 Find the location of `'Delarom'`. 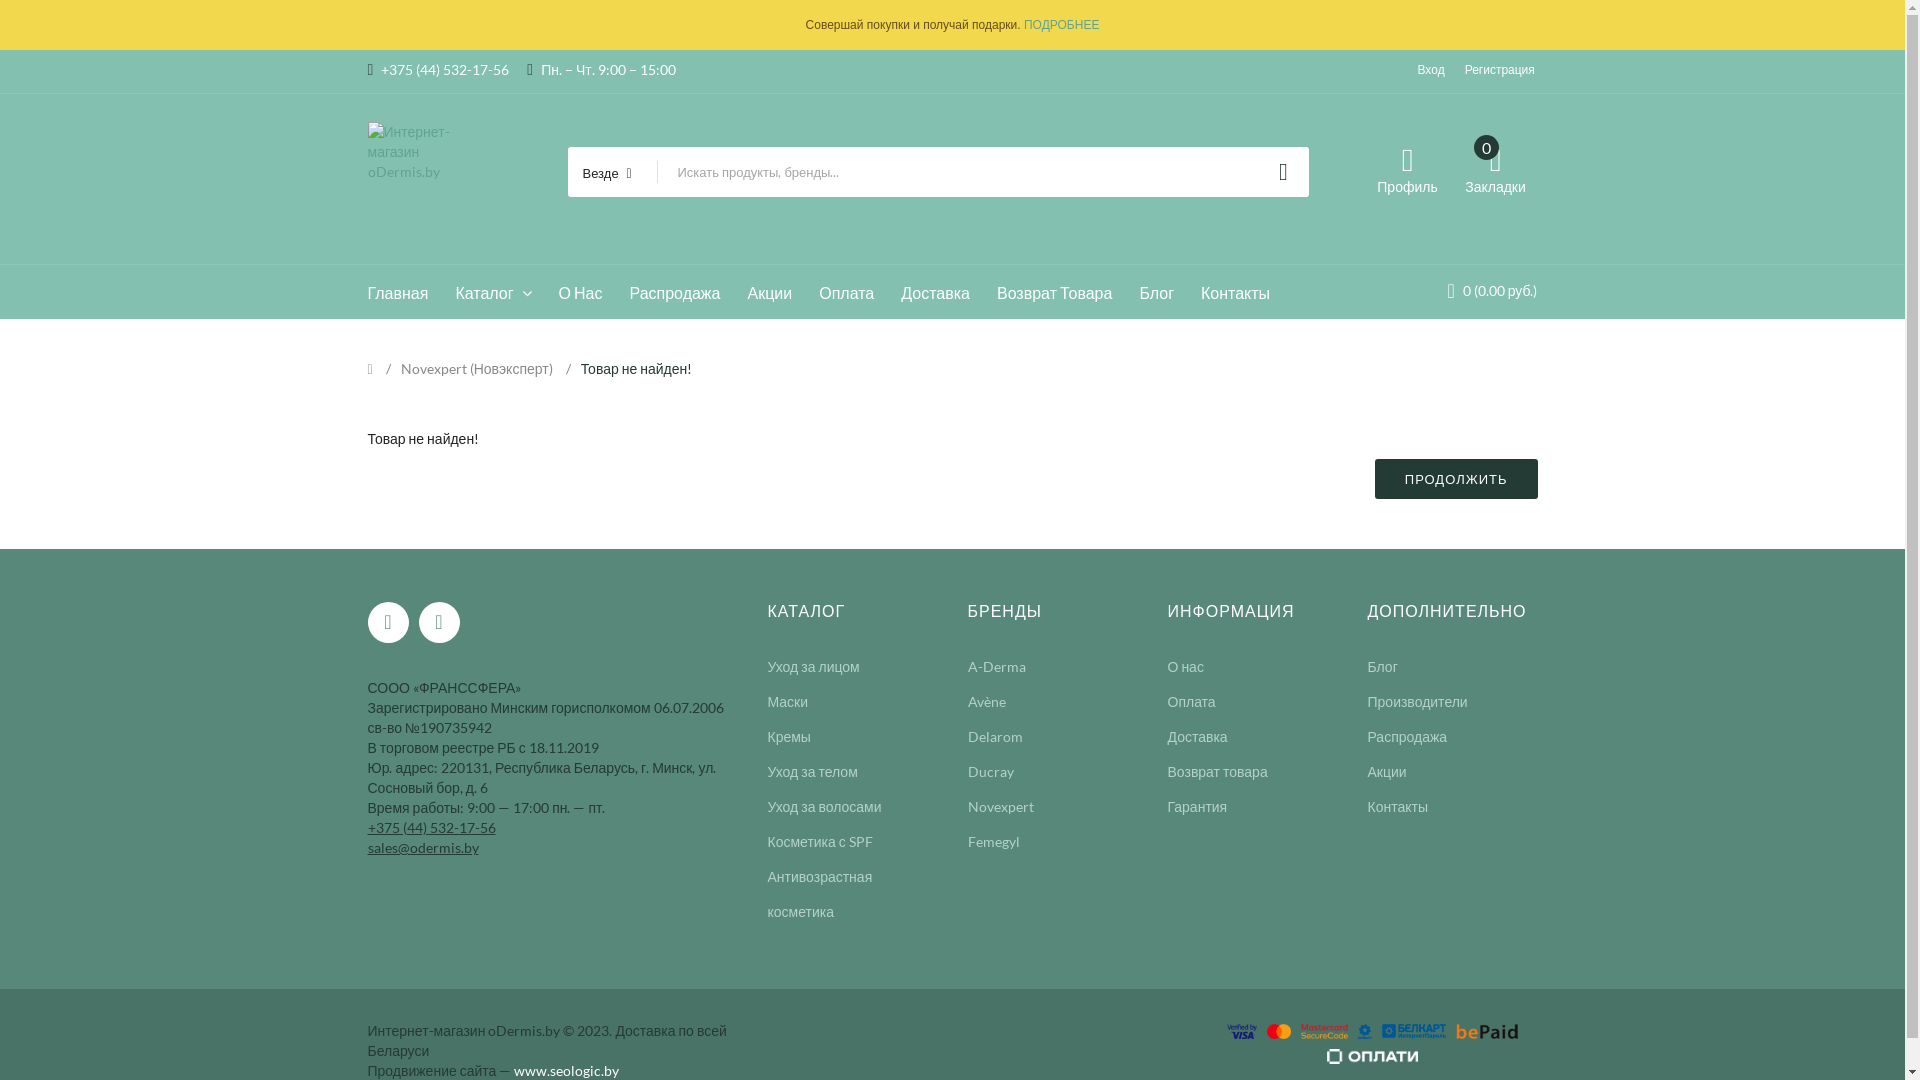

'Delarom' is located at coordinates (995, 736).